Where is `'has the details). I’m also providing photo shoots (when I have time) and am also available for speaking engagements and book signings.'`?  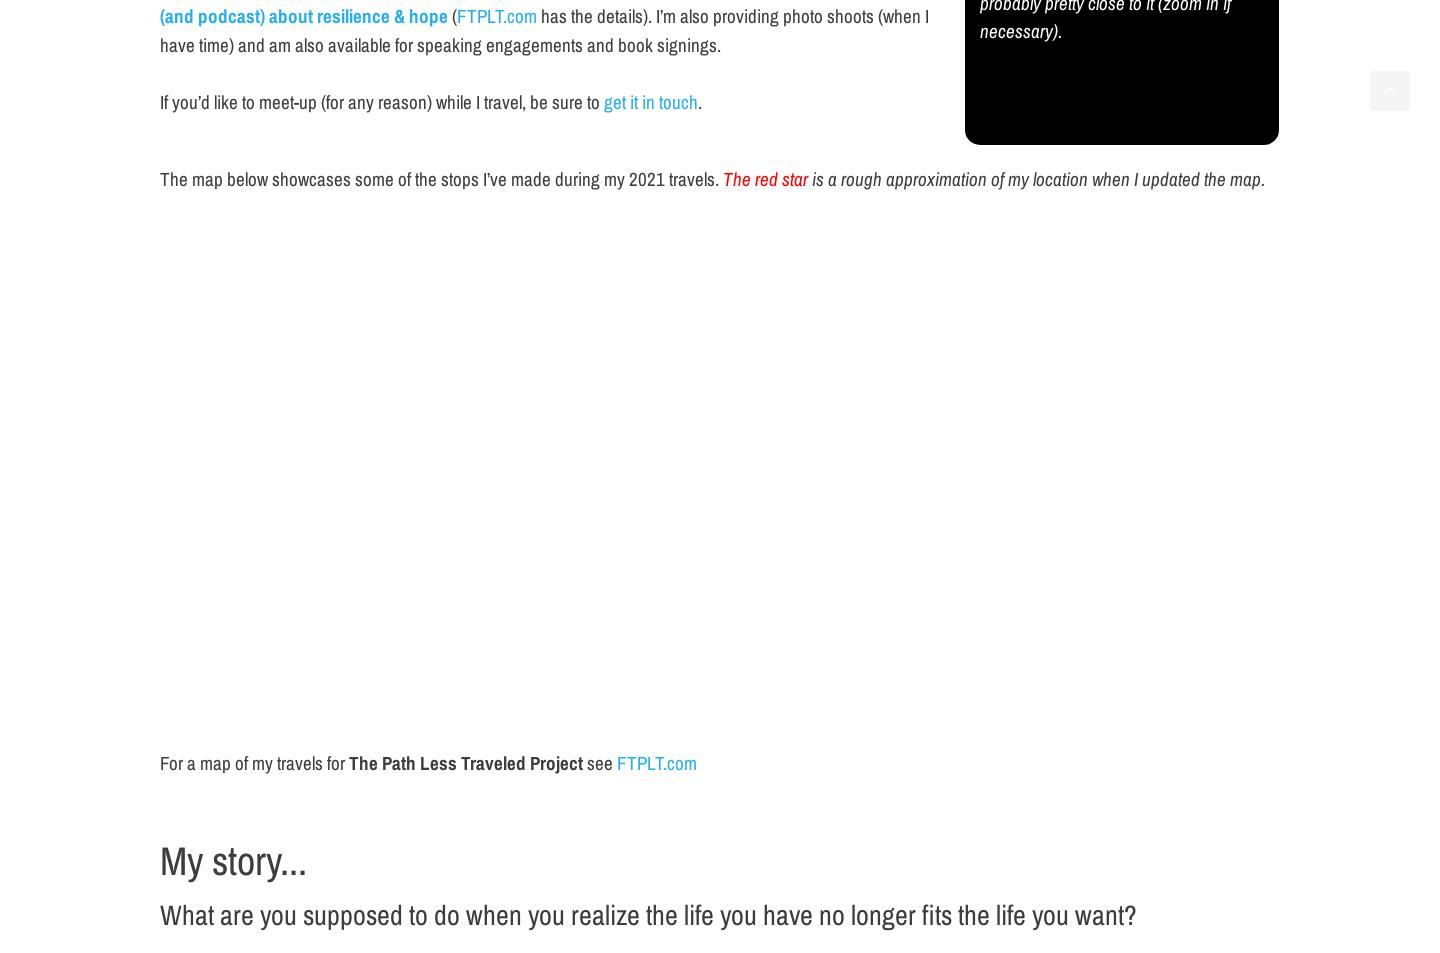 'has the details). I’m also providing photo shoots (when I have time) and am also available for speaking engagements and book signings.' is located at coordinates (544, 29).